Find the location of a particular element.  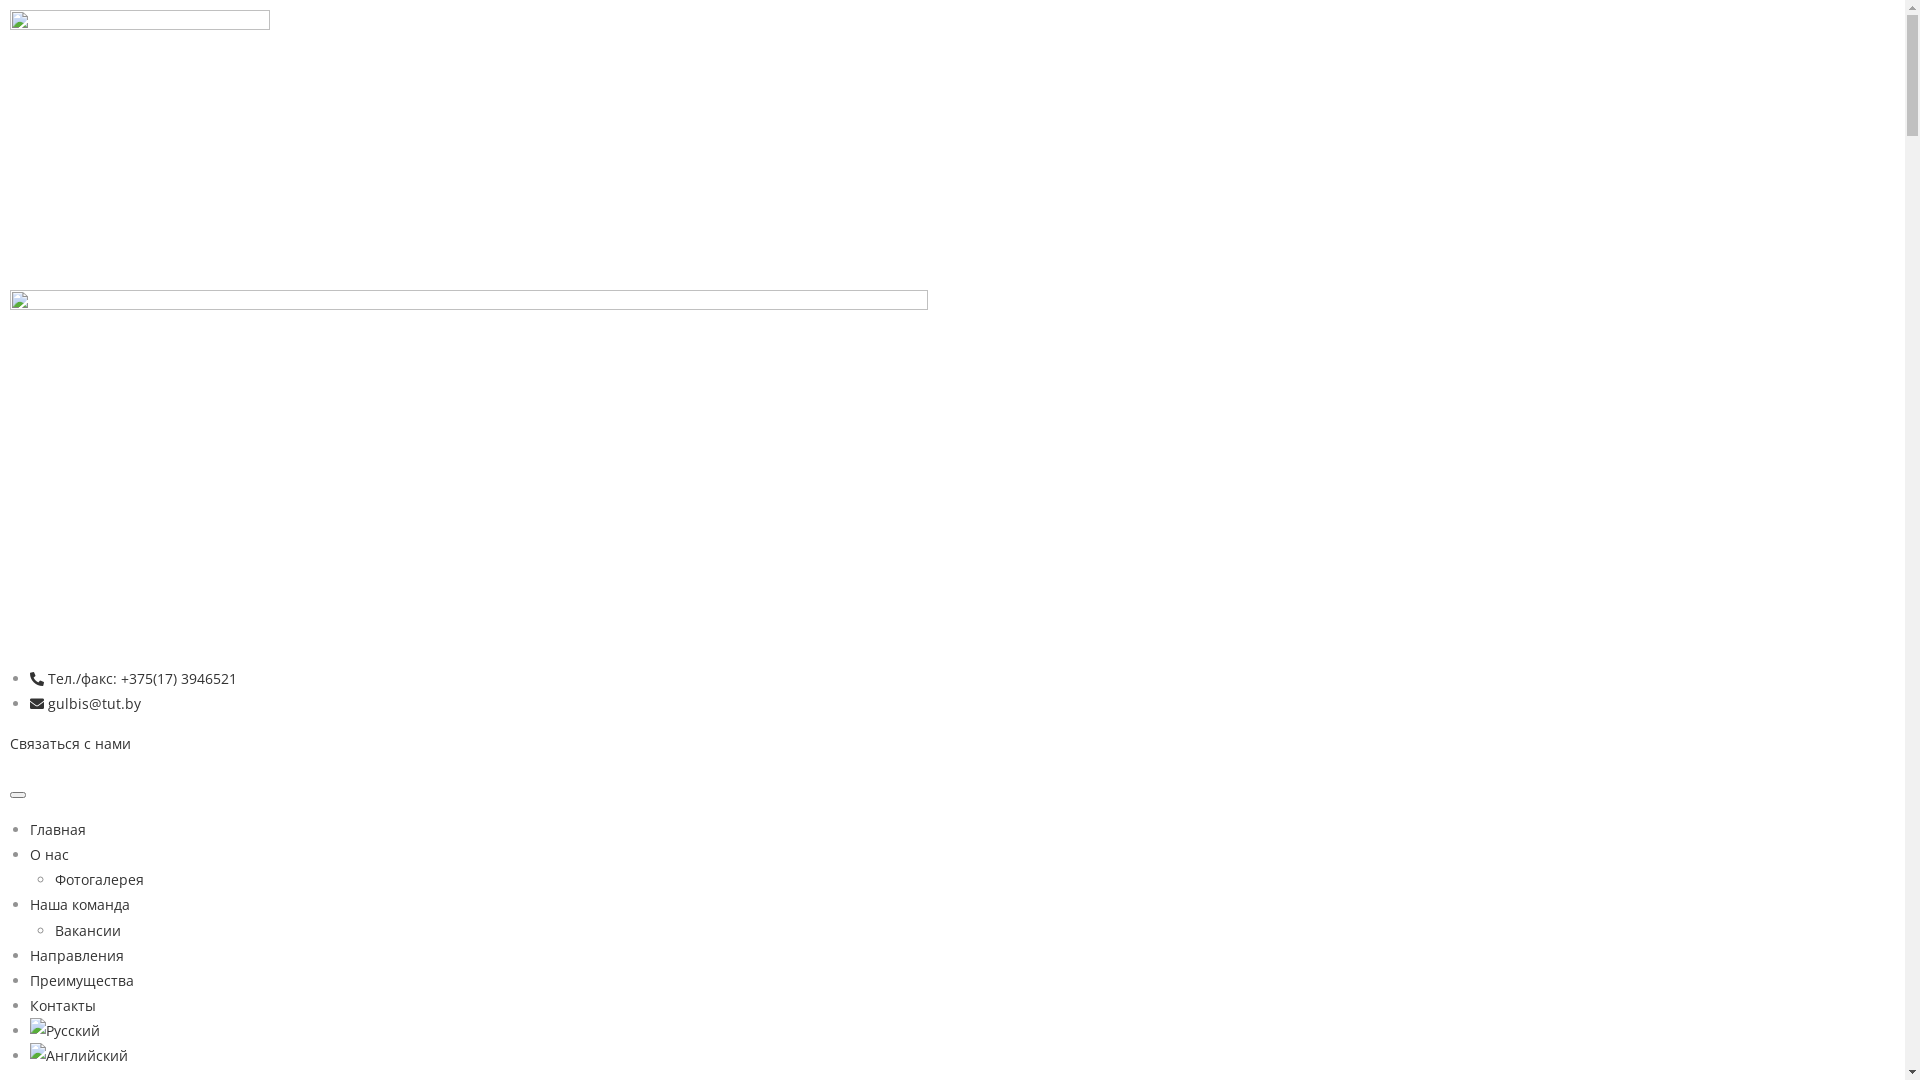

'gulbis@tut.by' is located at coordinates (29, 702).